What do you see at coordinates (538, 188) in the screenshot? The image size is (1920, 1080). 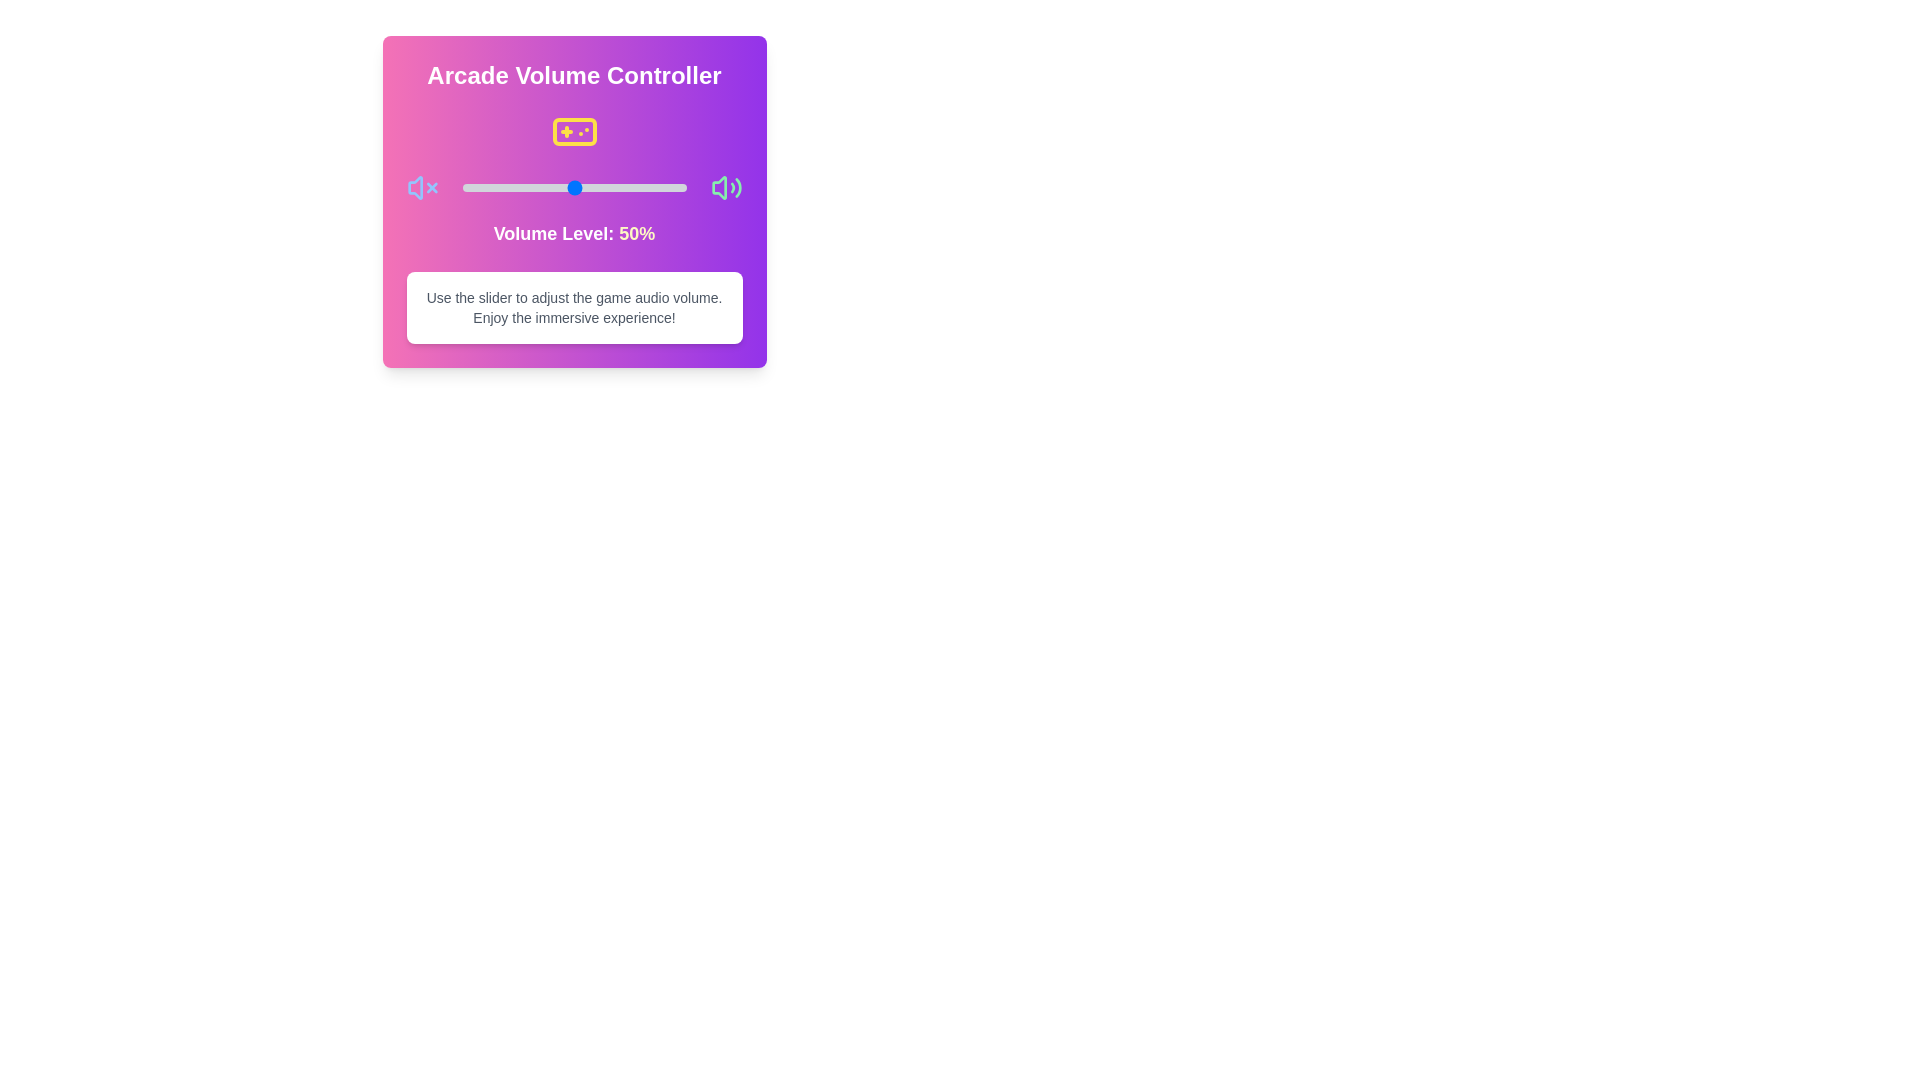 I see `the volume to 34% by dragging the slider` at bounding box center [538, 188].